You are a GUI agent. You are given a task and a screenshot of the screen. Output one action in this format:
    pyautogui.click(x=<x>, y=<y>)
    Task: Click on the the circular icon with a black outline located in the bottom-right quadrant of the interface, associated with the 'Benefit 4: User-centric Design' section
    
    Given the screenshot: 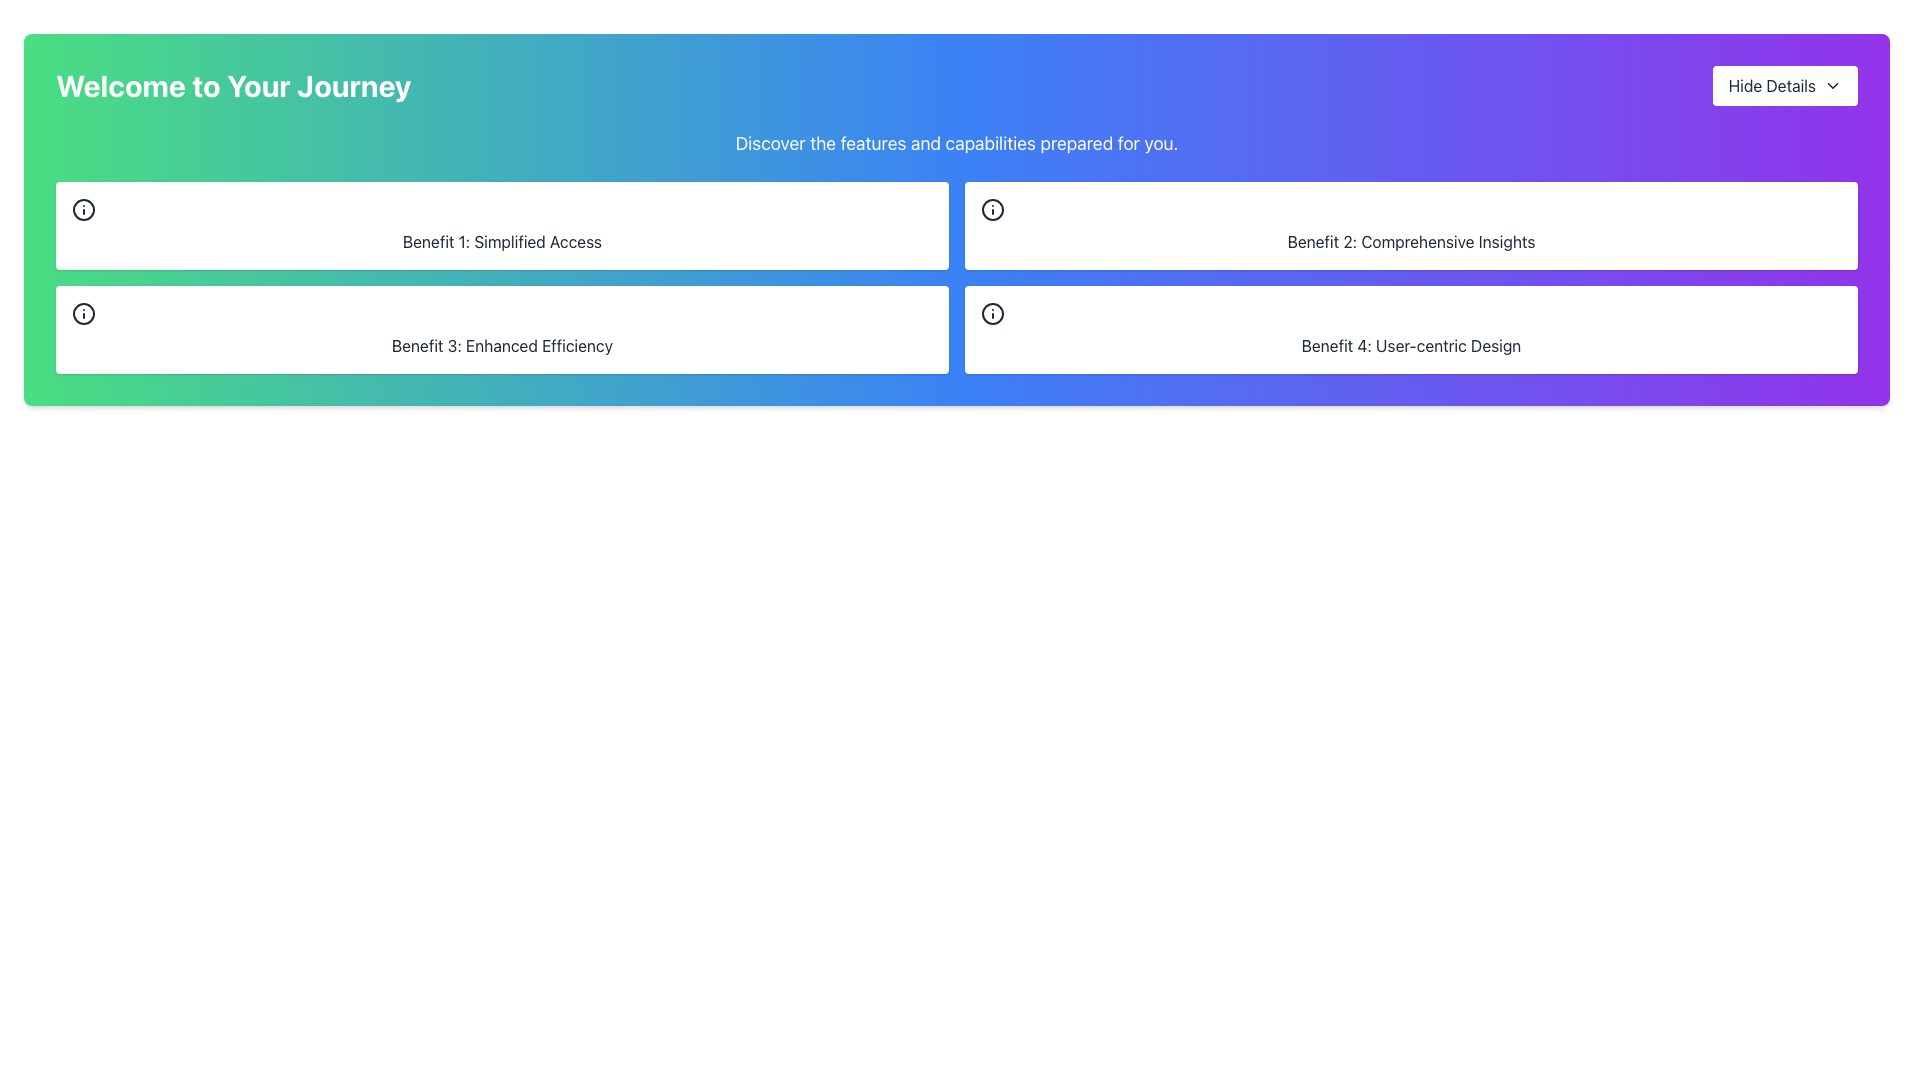 What is the action you would take?
    pyautogui.click(x=993, y=313)
    